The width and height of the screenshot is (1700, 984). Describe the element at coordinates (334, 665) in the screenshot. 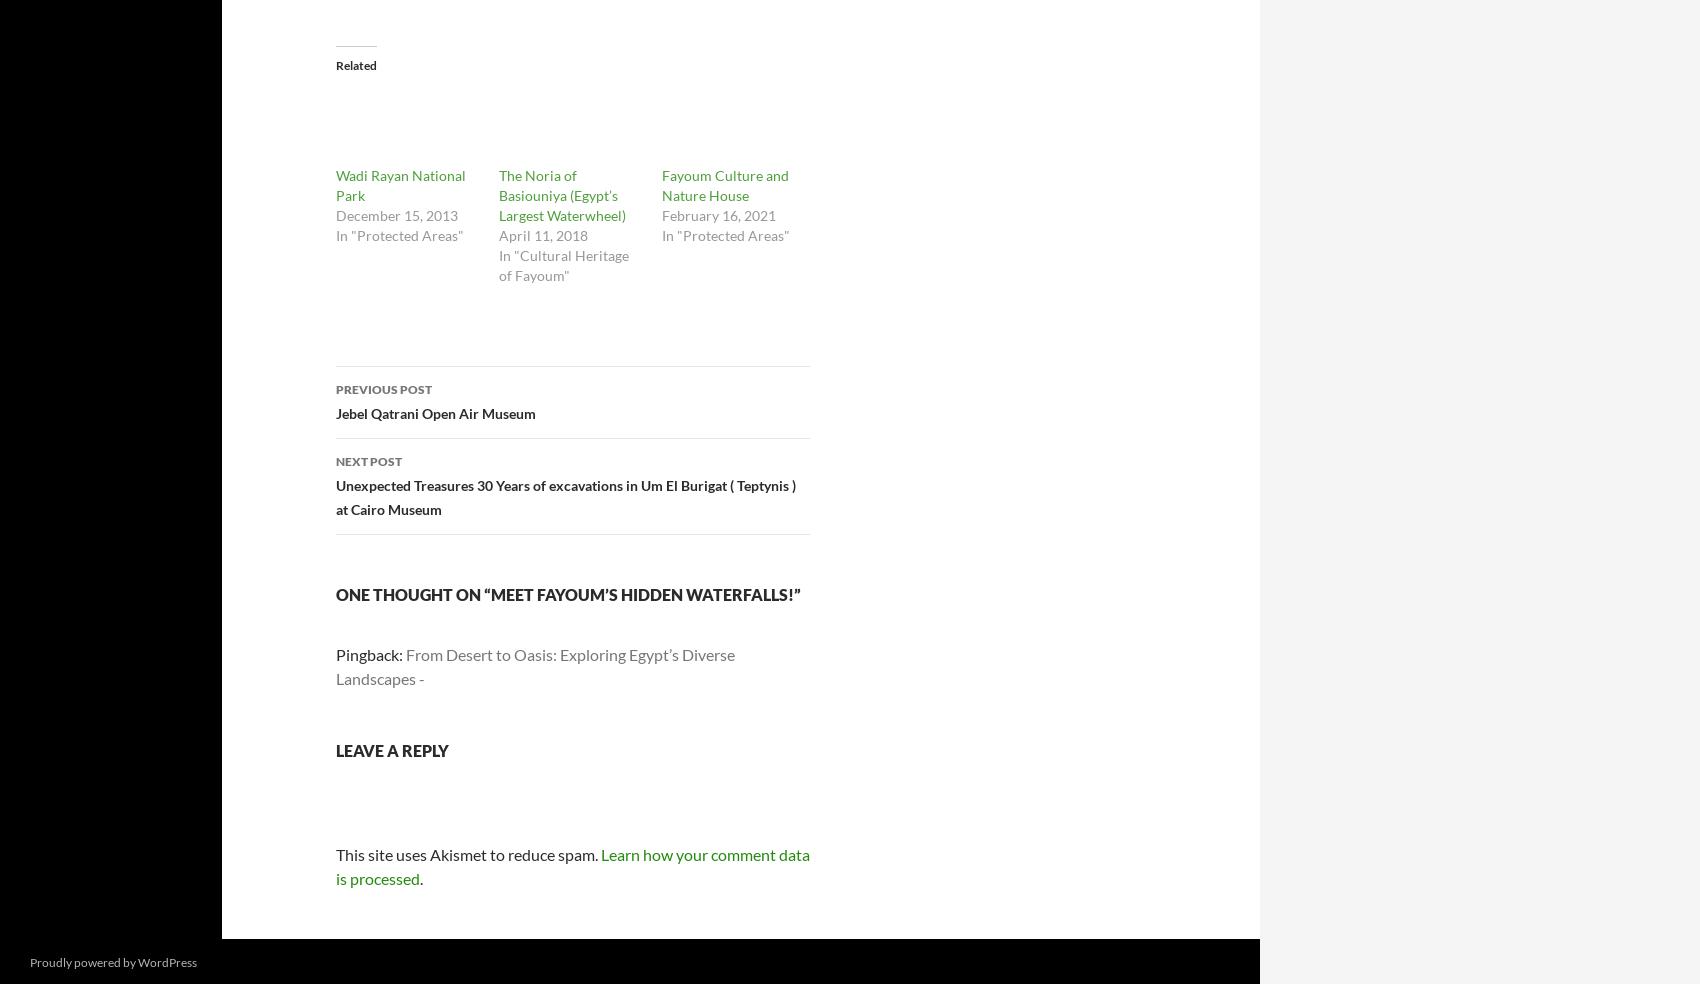

I see `'From Desert to Oasis: Exploring Egypt’s Diverse Landscapes -'` at that location.